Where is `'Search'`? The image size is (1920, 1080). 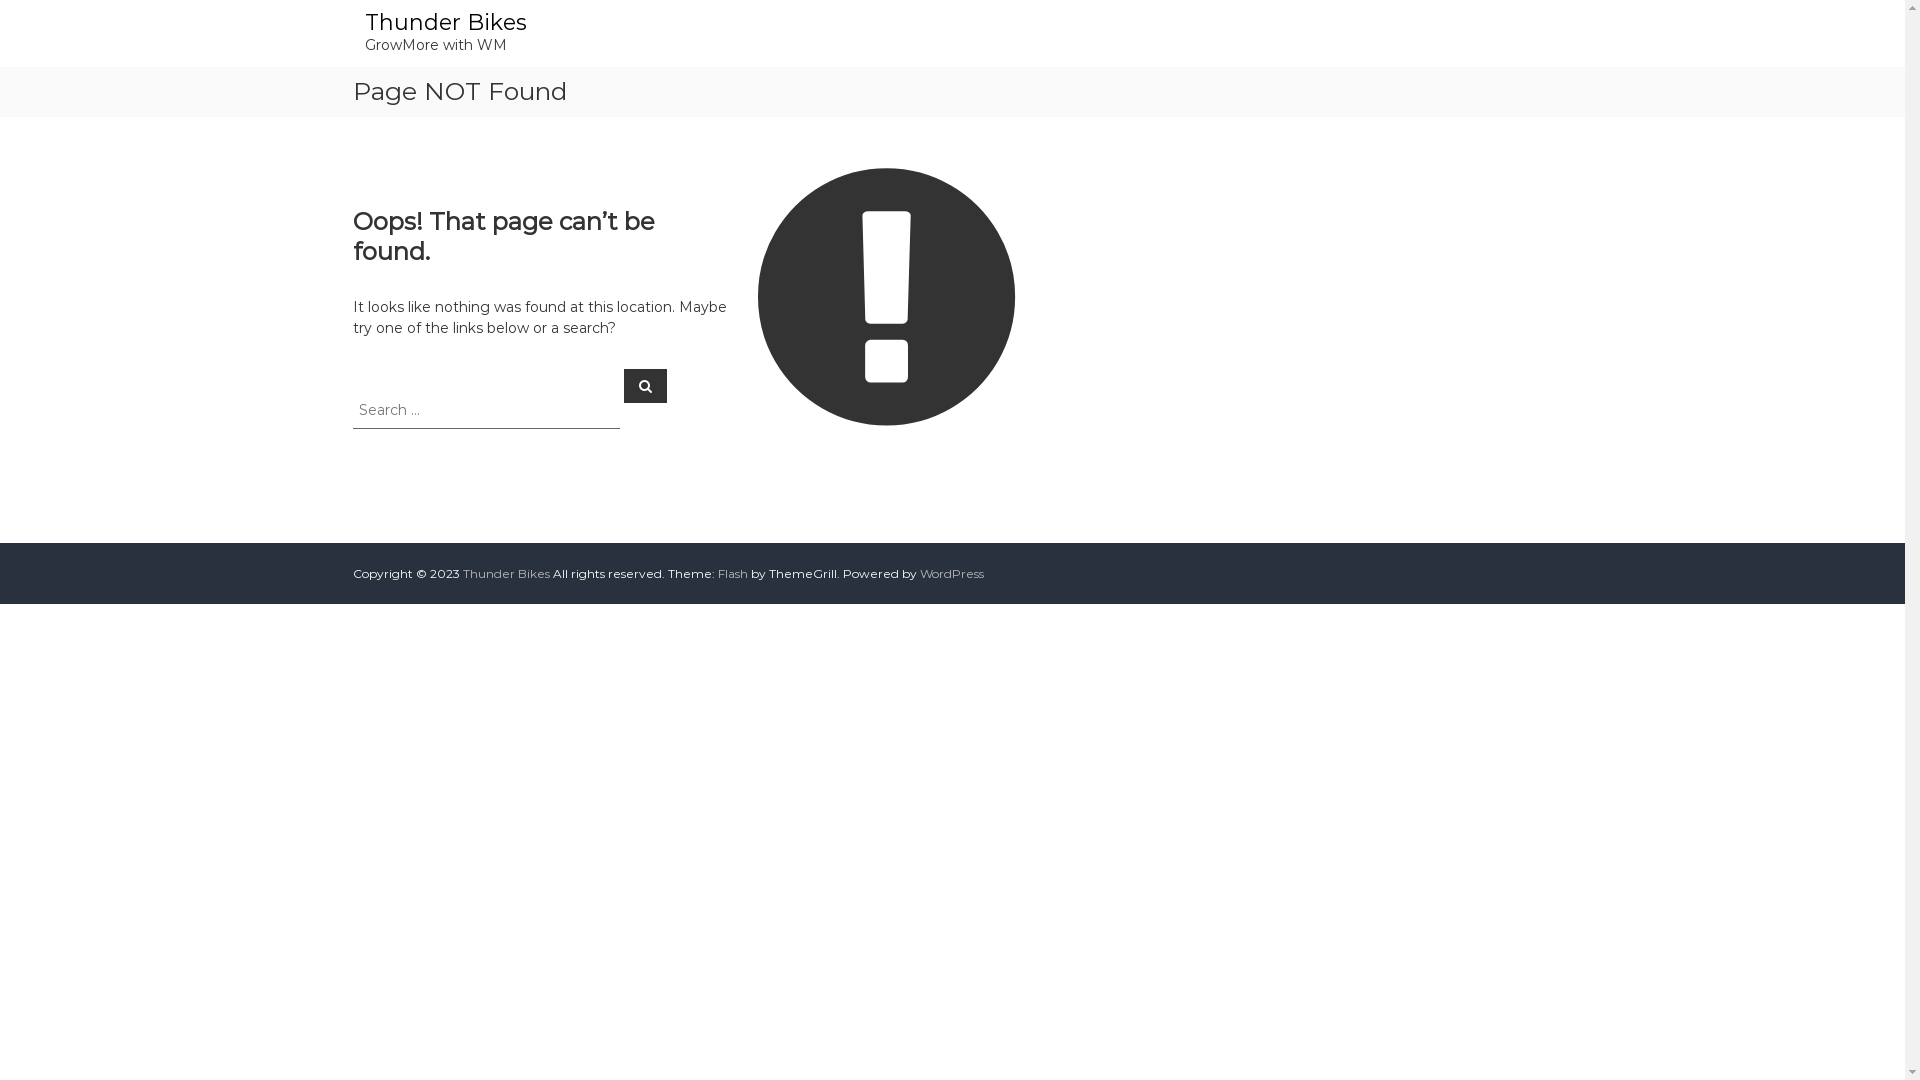 'Search' is located at coordinates (645, 385).